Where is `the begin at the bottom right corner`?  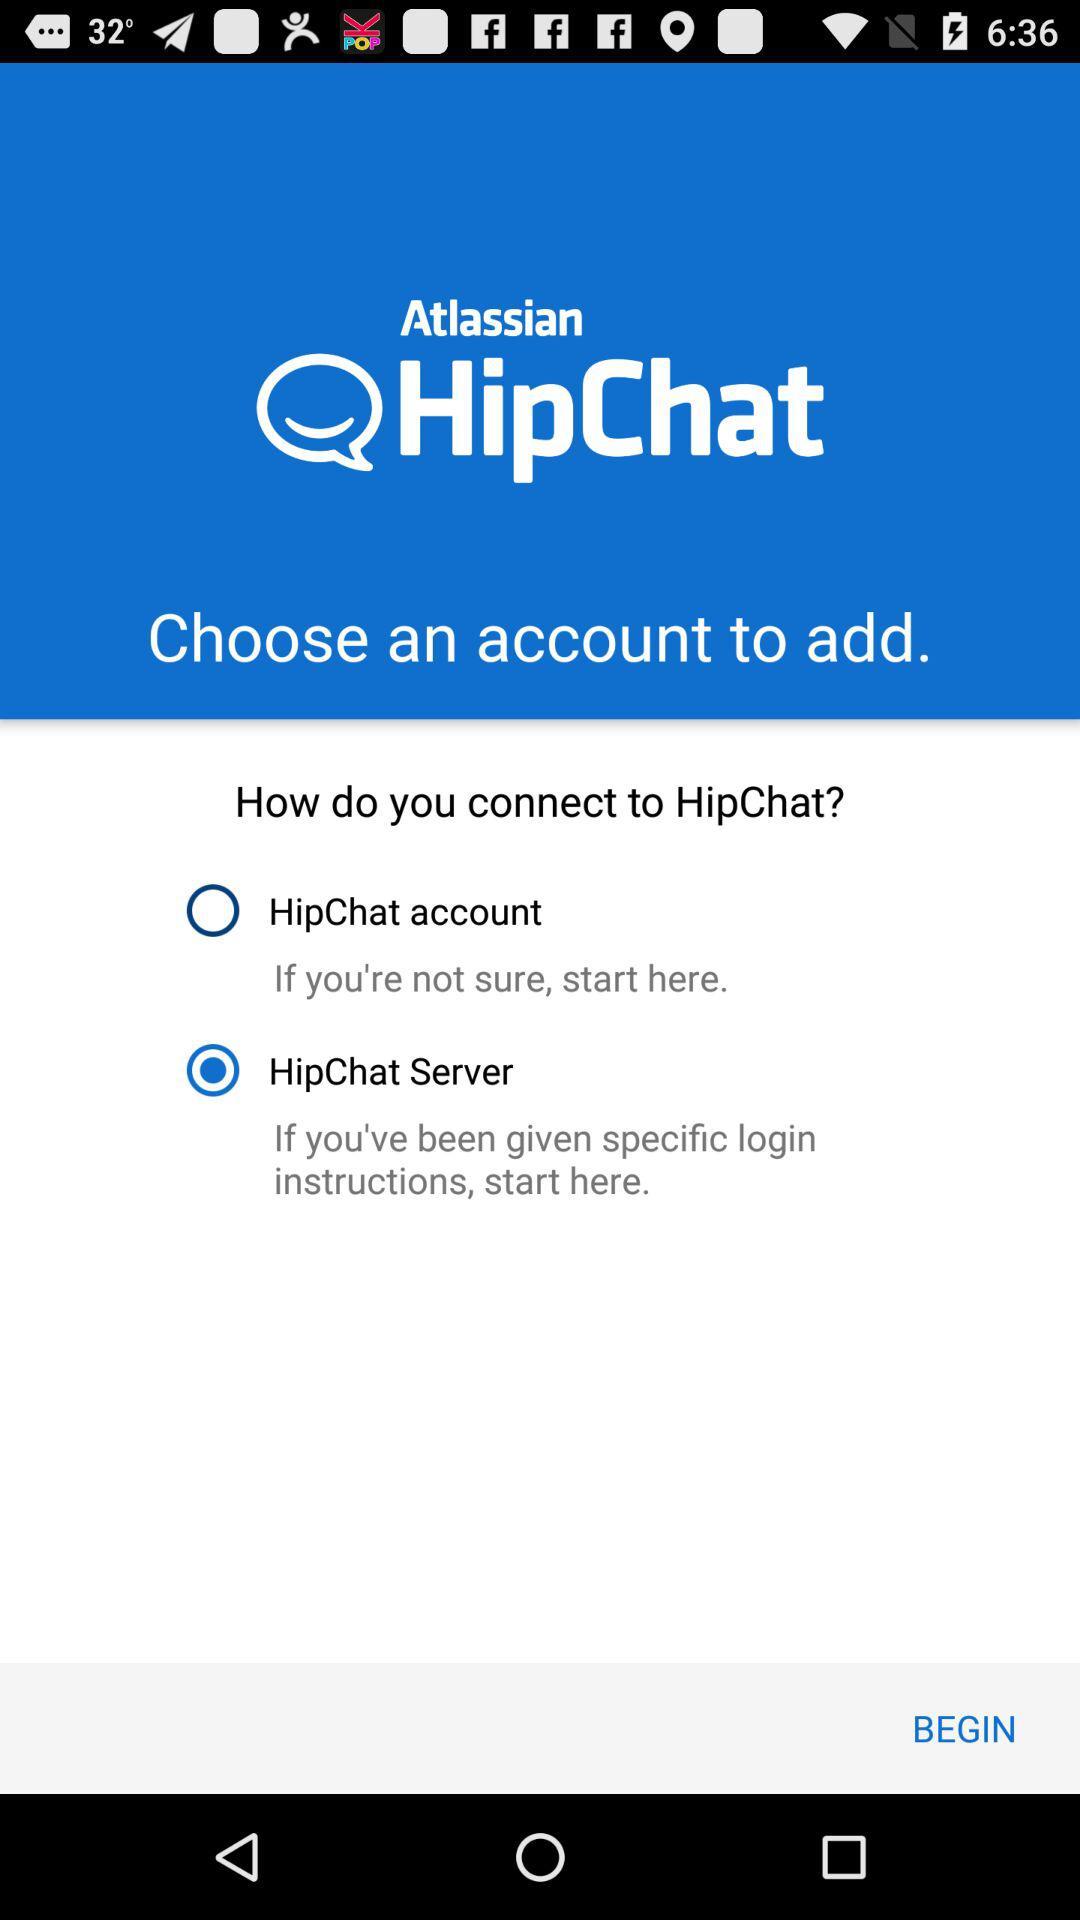 the begin at the bottom right corner is located at coordinates (963, 1727).